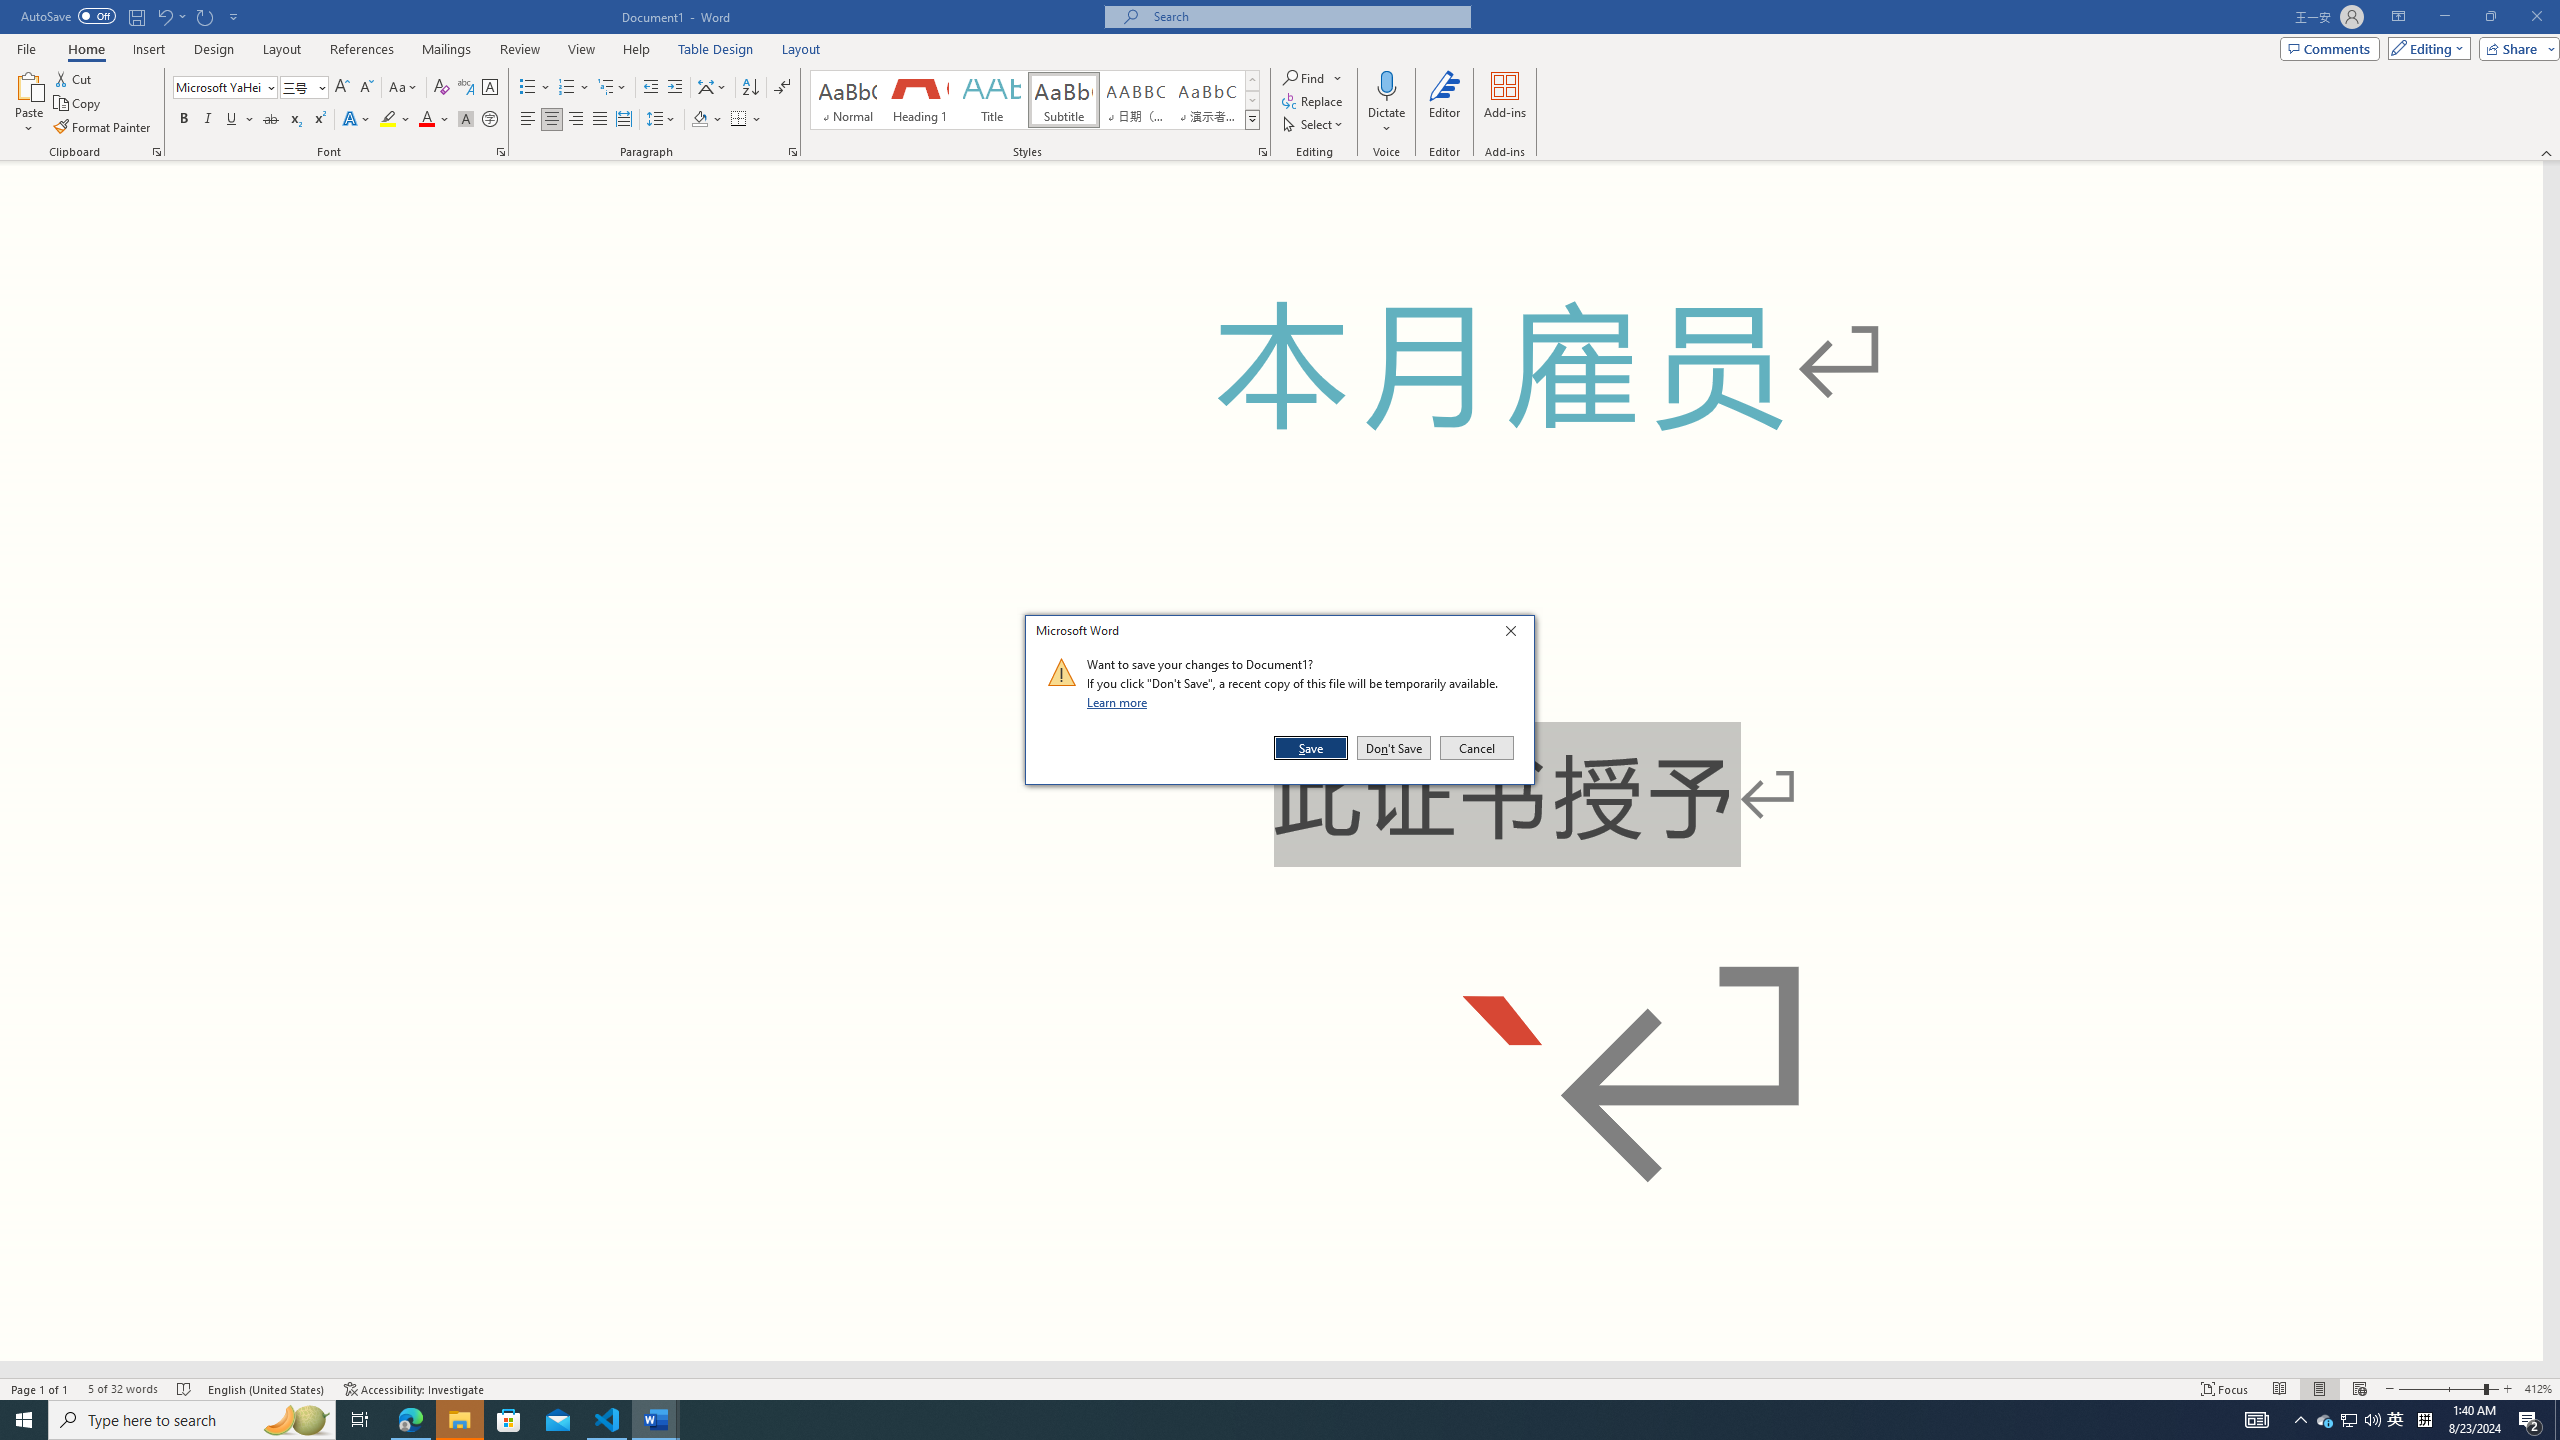 The height and width of the screenshot is (1440, 2560). What do you see at coordinates (1393, 747) in the screenshot?
I see `'Don'` at bounding box center [1393, 747].